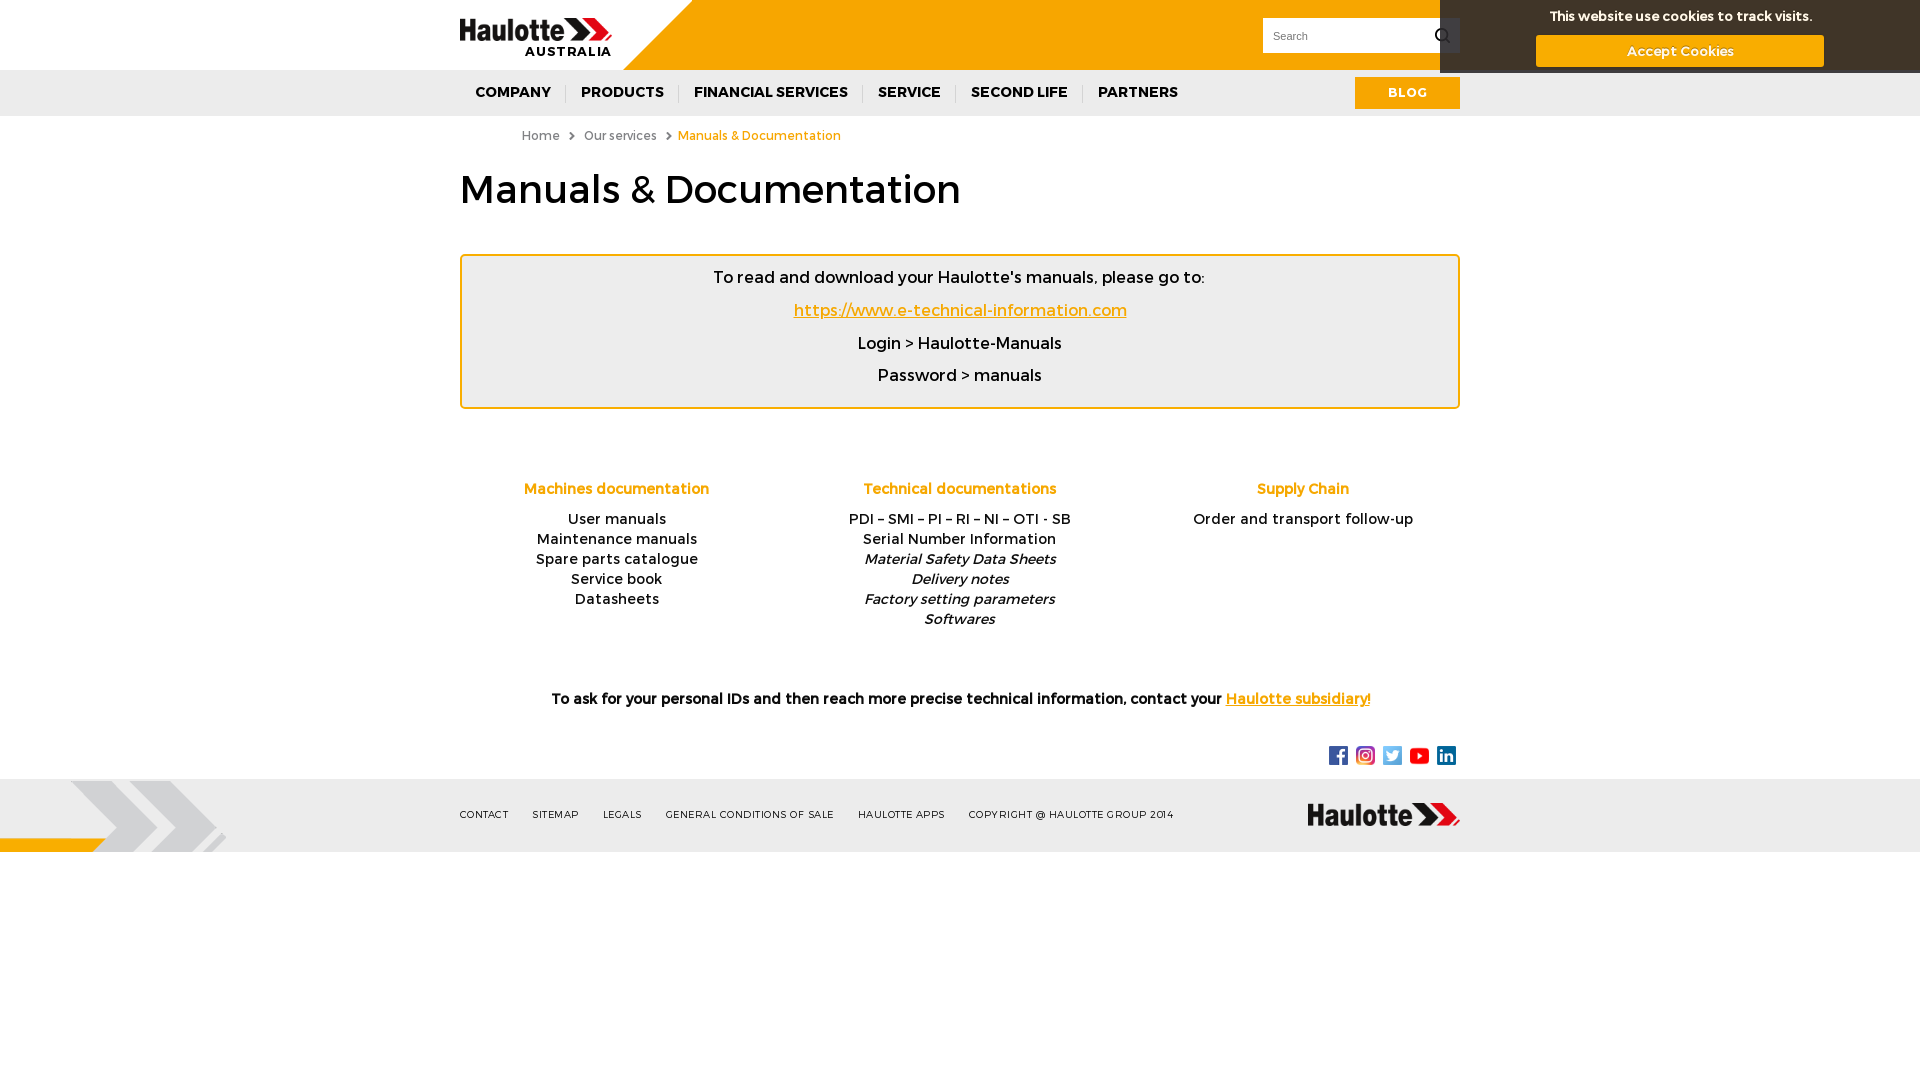 The height and width of the screenshot is (1080, 1920). Describe the element at coordinates (908, 92) in the screenshot. I see `'SERVICE'` at that location.